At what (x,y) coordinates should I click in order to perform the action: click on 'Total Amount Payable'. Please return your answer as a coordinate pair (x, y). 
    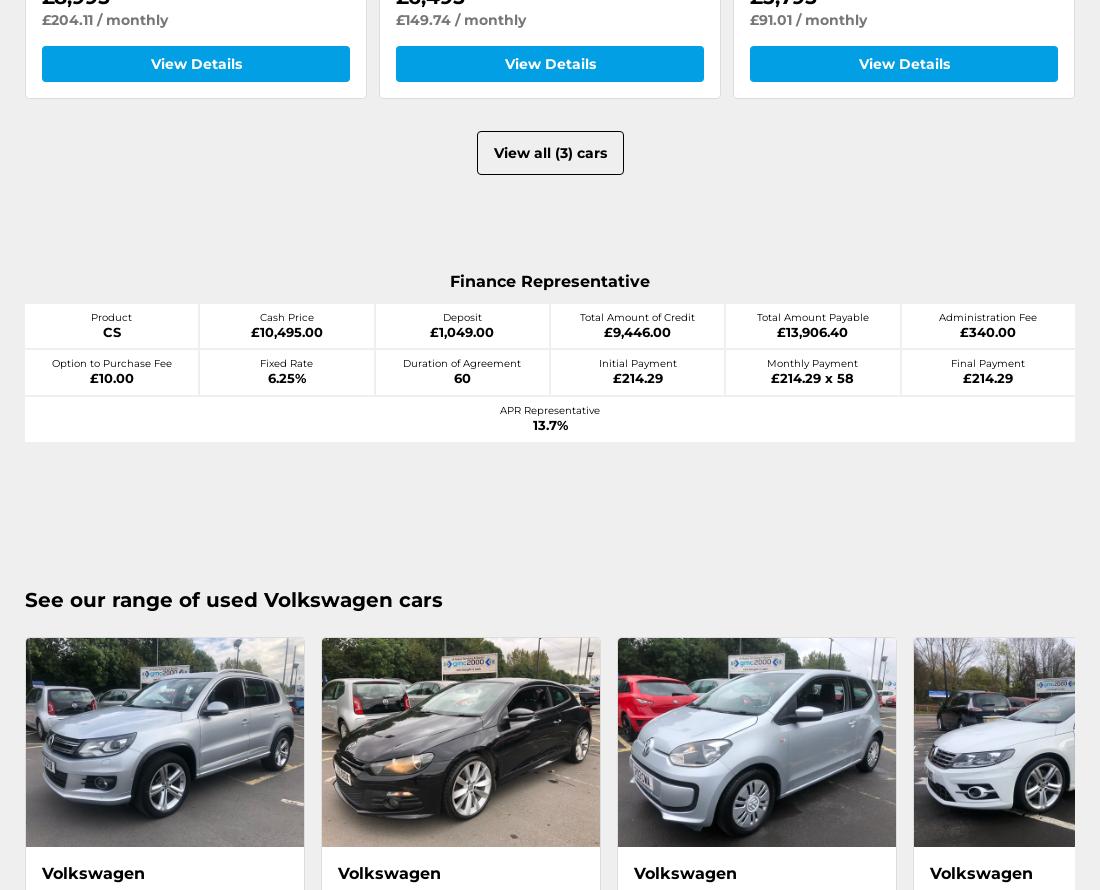
    Looking at the image, I should click on (812, 316).